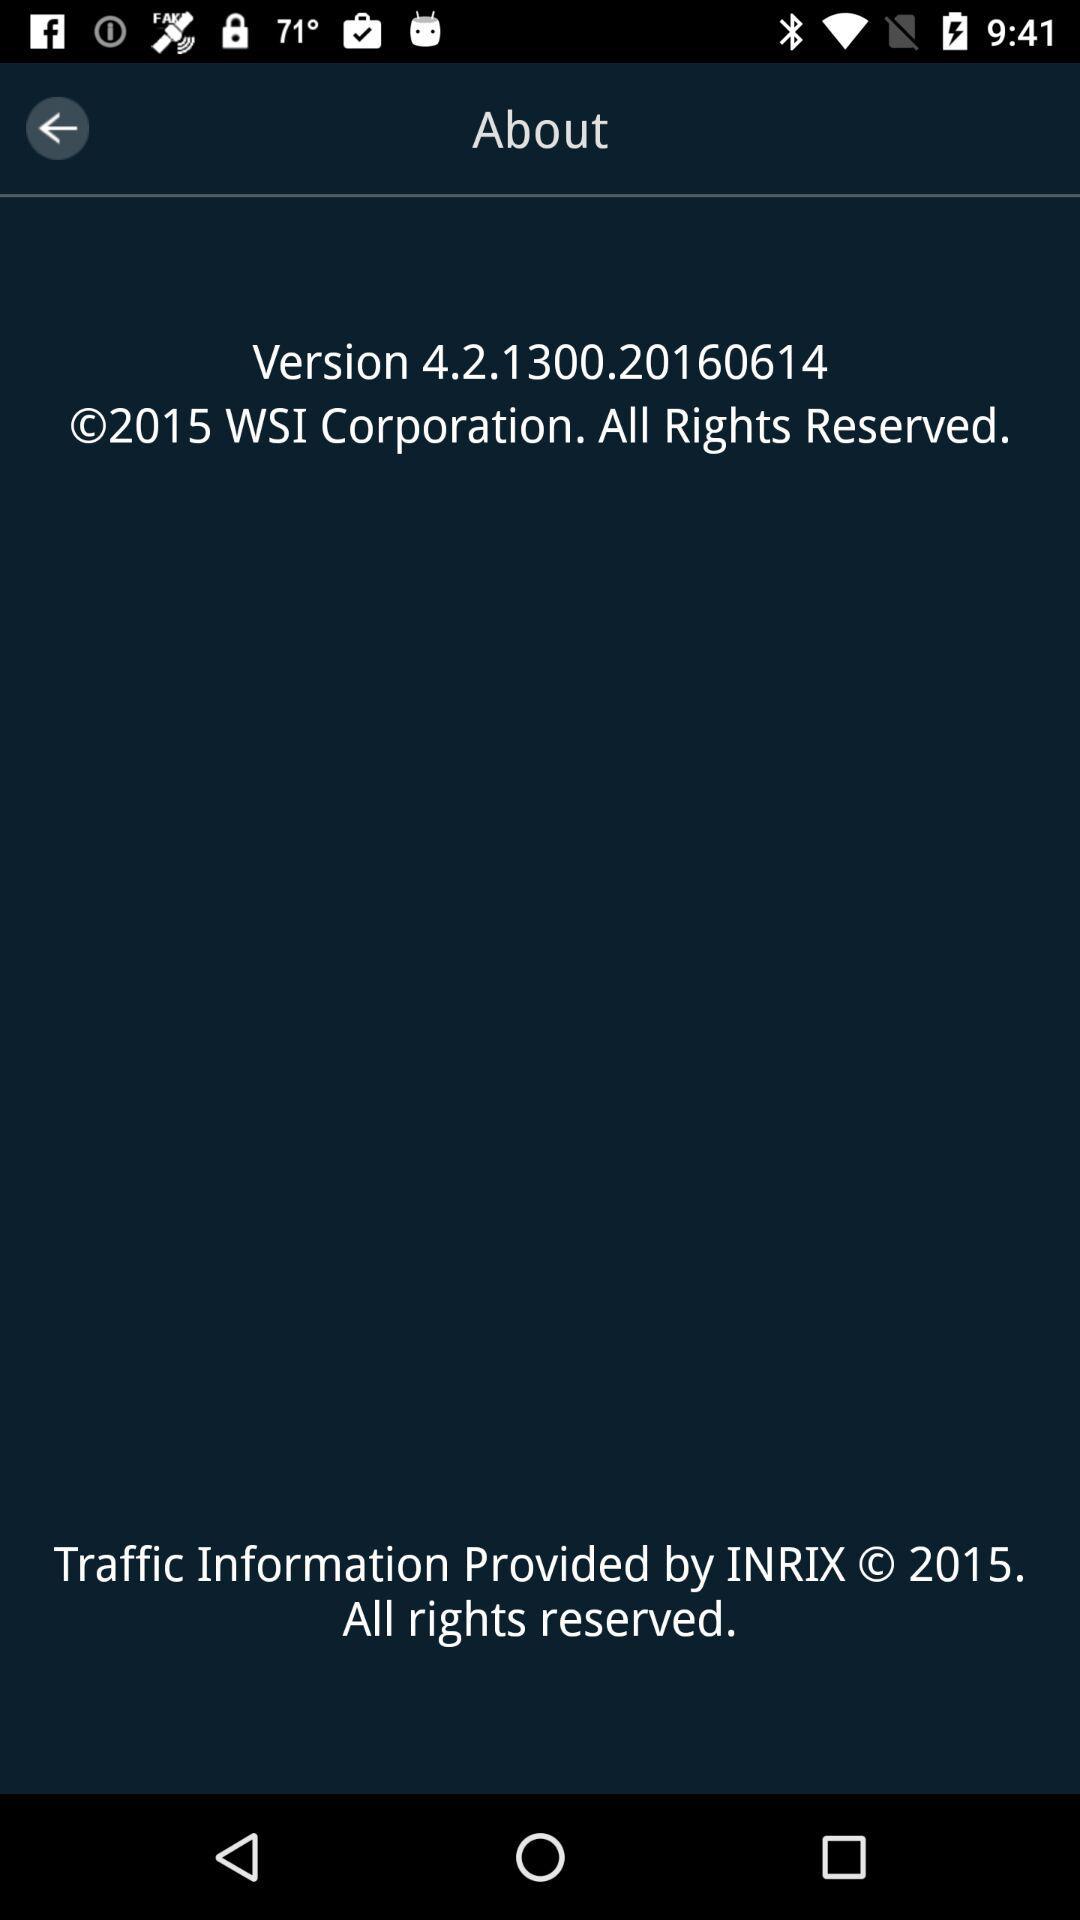 The height and width of the screenshot is (1920, 1080). What do you see at coordinates (56, 127) in the screenshot?
I see `the arrow_backward icon` at bounding box center [56, 127].